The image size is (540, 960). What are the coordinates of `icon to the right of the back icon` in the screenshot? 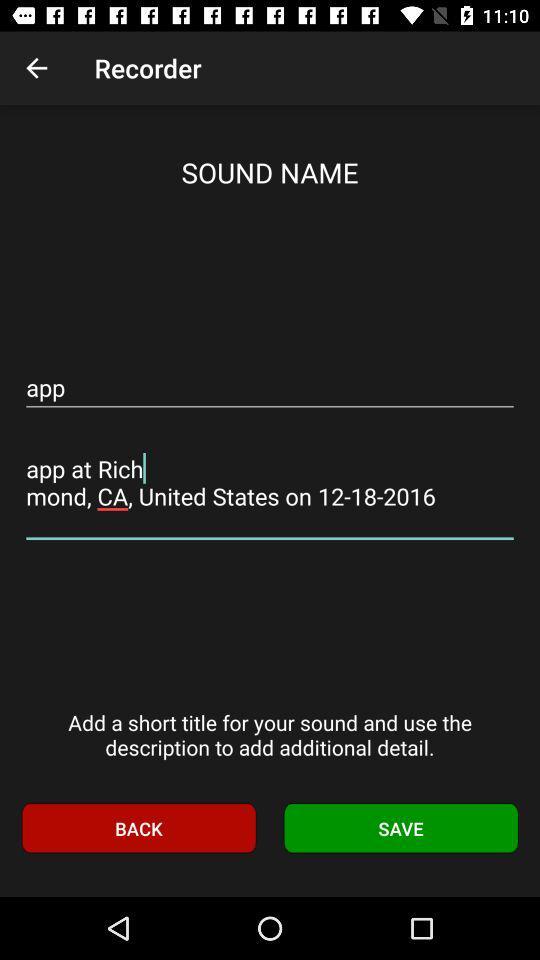 It's located at (401, 828).